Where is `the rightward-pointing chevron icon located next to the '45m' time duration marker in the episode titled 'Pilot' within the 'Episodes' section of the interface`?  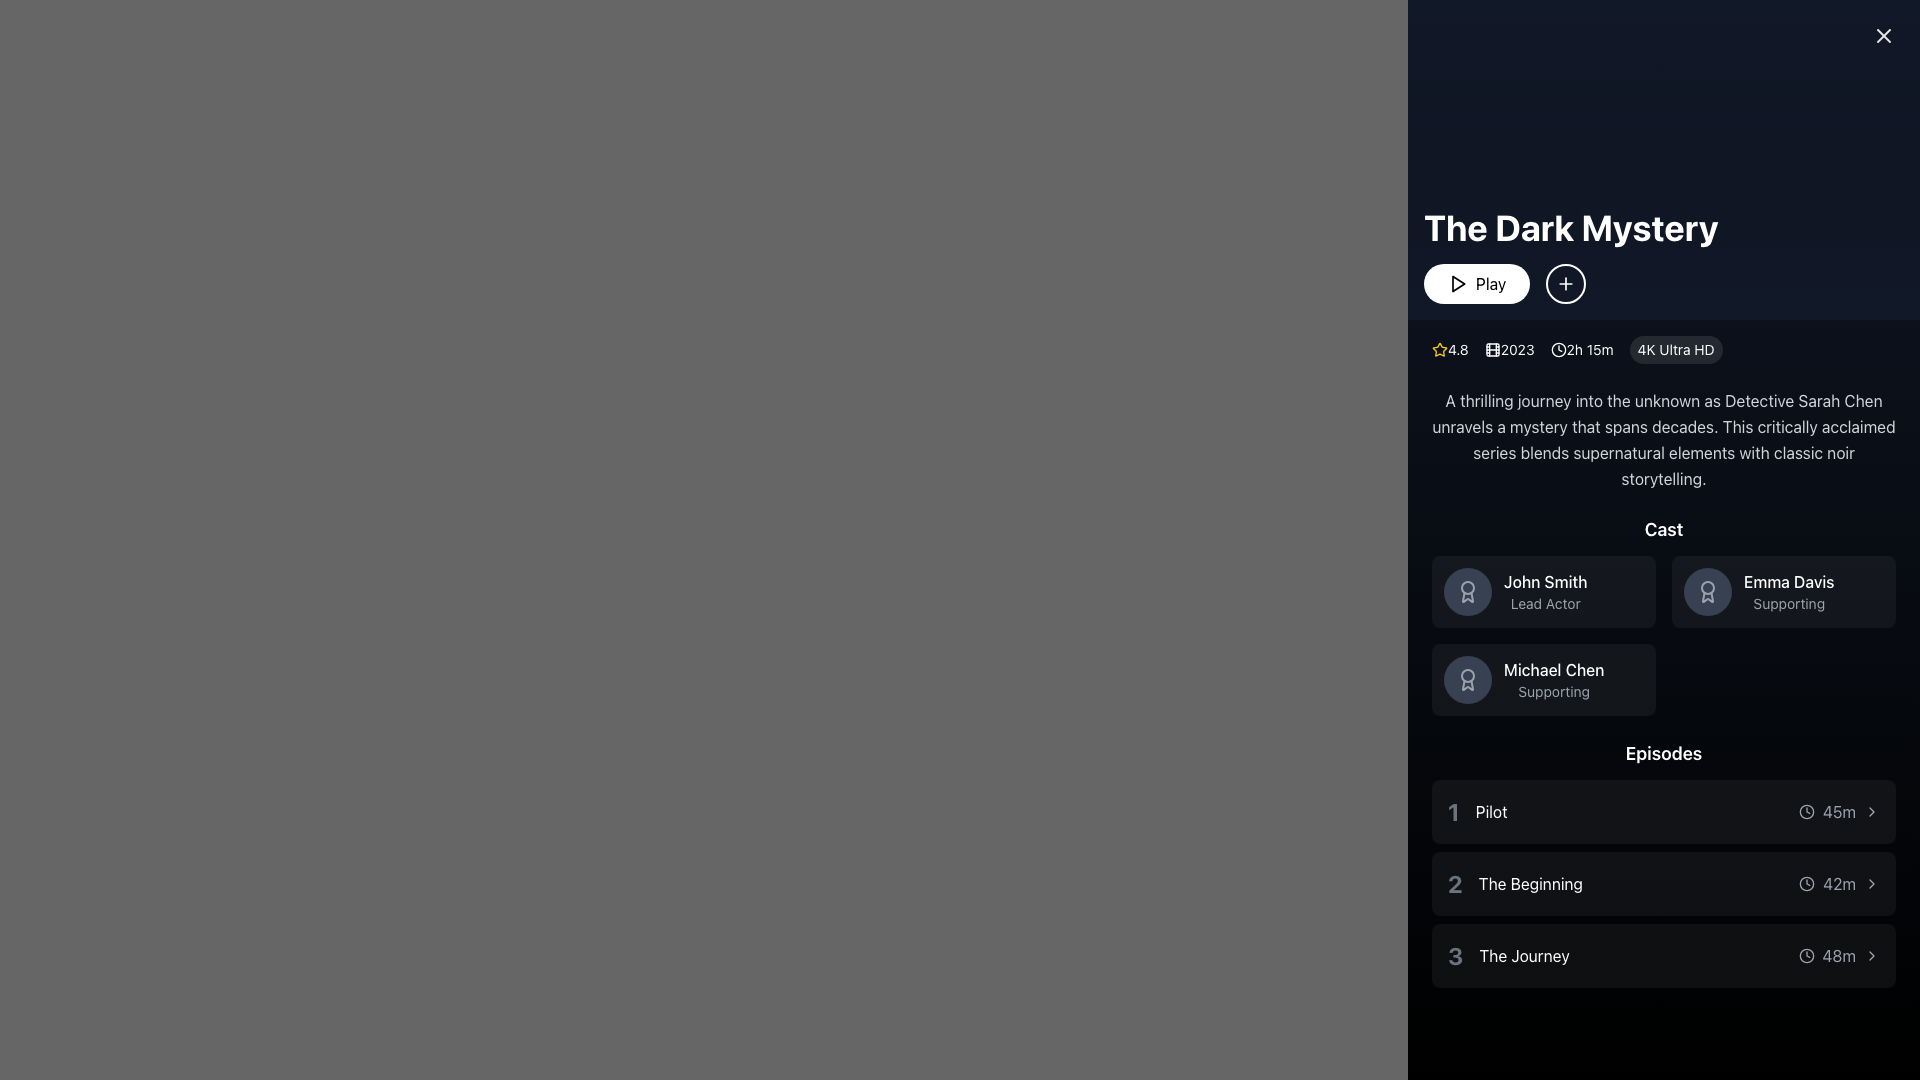
the rightward-pointing chevron icon located next to the '45m' time duration marker in the episode titled 'Pilot' within the 'Episodes' section of the interface is located at coordinates (1871, 812).